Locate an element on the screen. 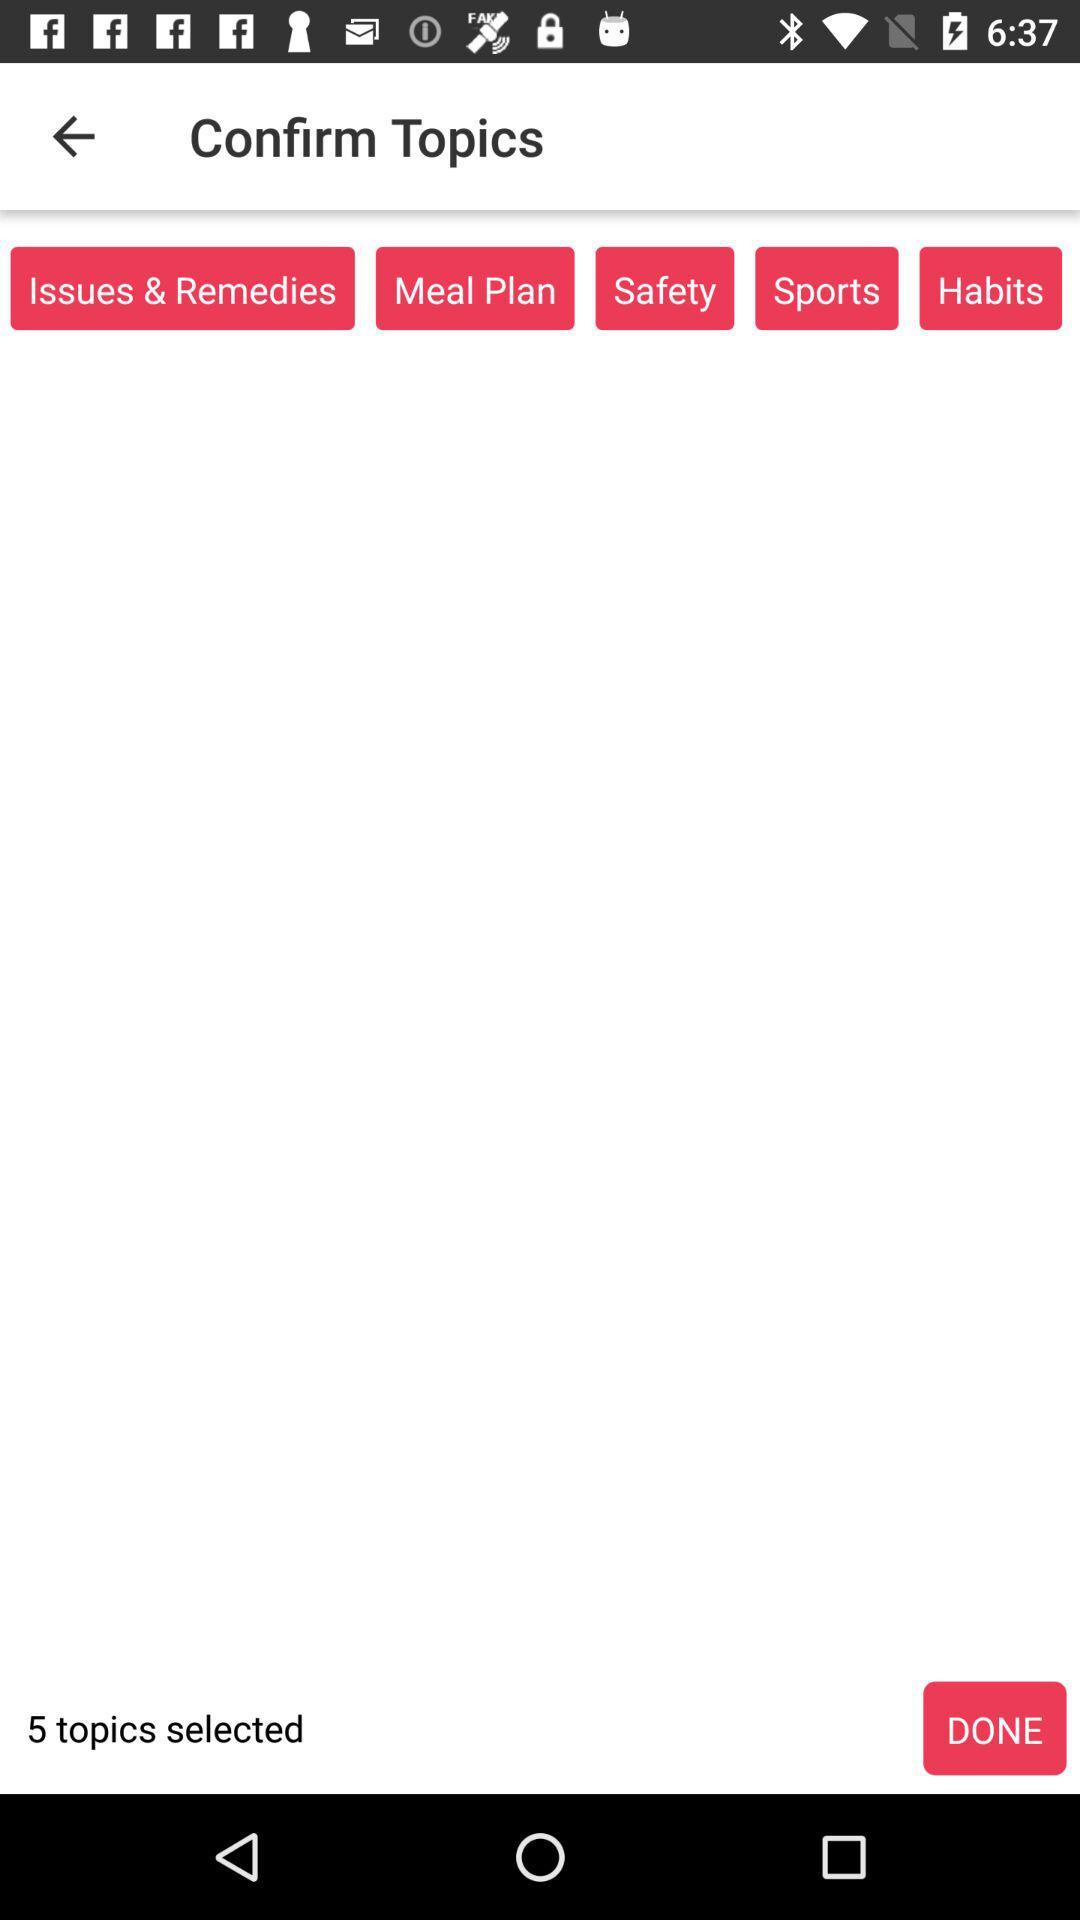  the icon at the bottom right corner is located at coordinates (994, 1728).